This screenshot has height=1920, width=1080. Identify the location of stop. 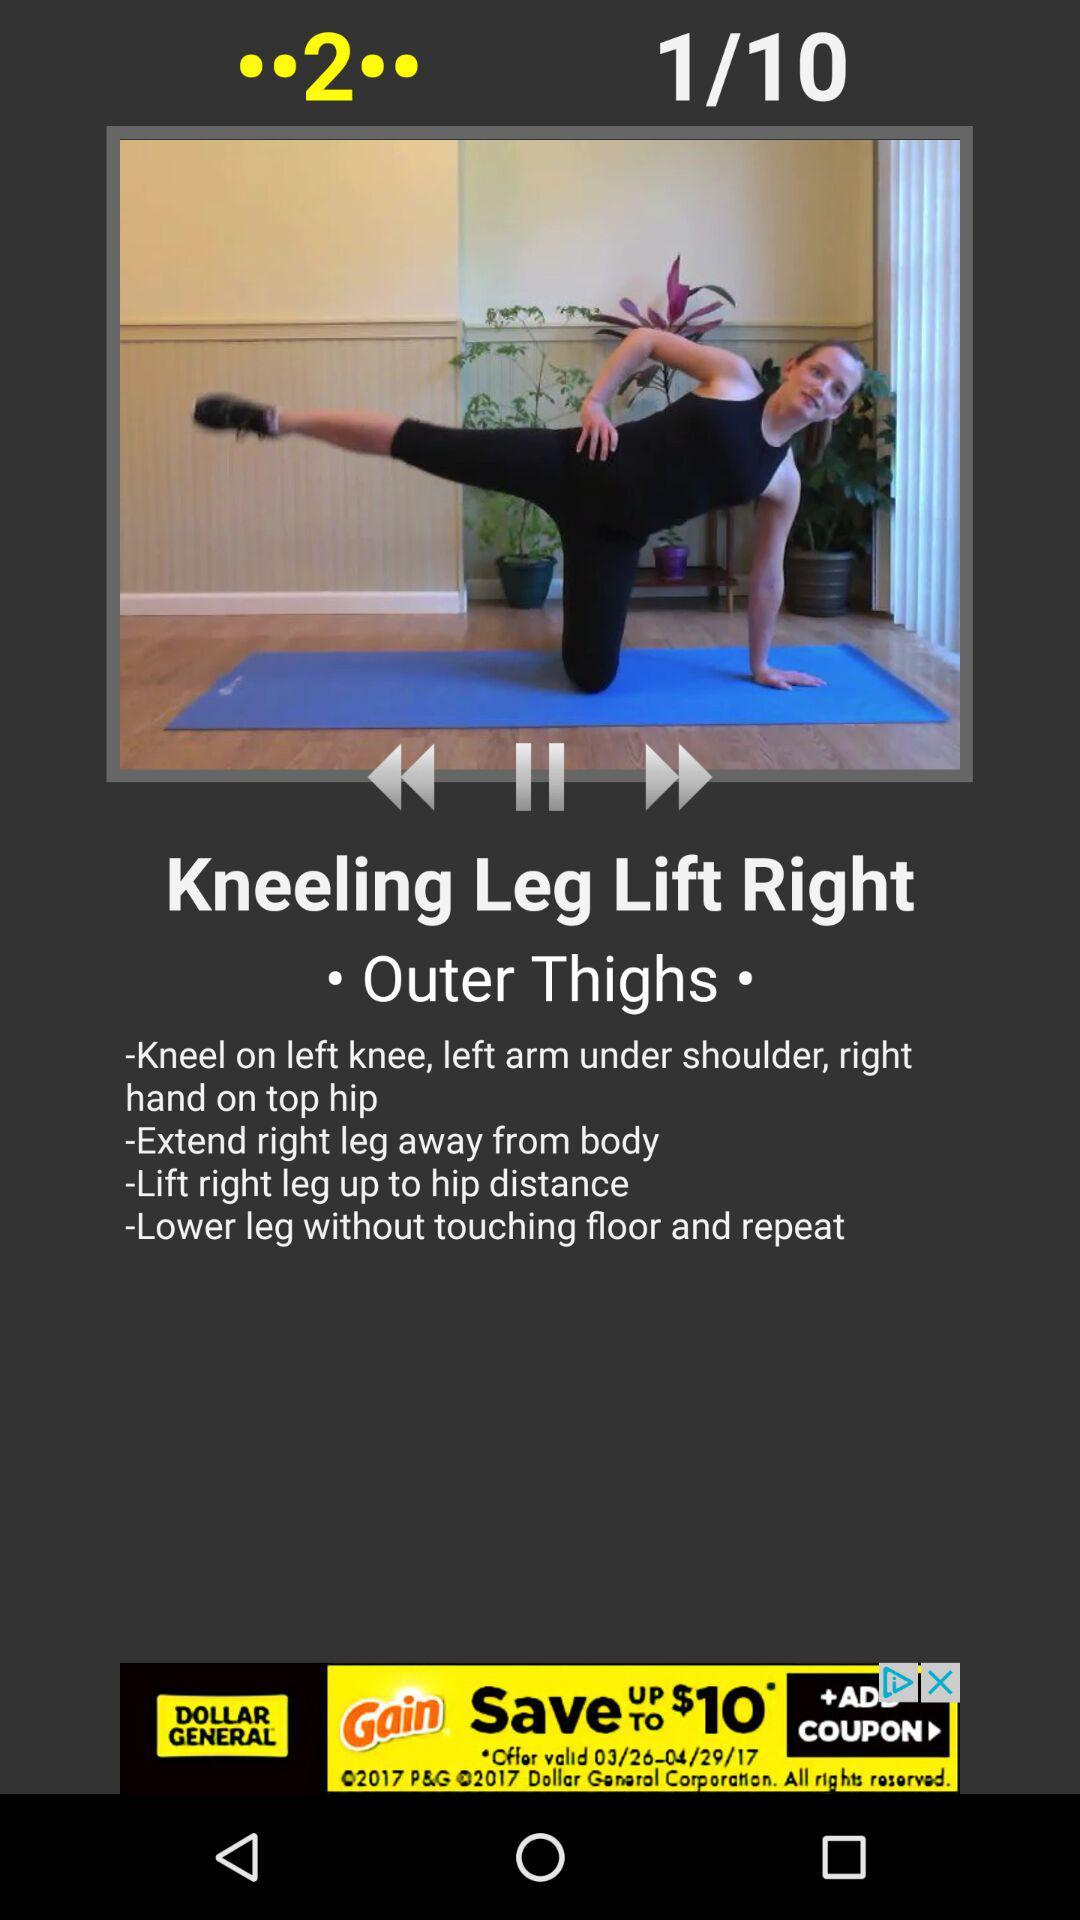
(540, 776).